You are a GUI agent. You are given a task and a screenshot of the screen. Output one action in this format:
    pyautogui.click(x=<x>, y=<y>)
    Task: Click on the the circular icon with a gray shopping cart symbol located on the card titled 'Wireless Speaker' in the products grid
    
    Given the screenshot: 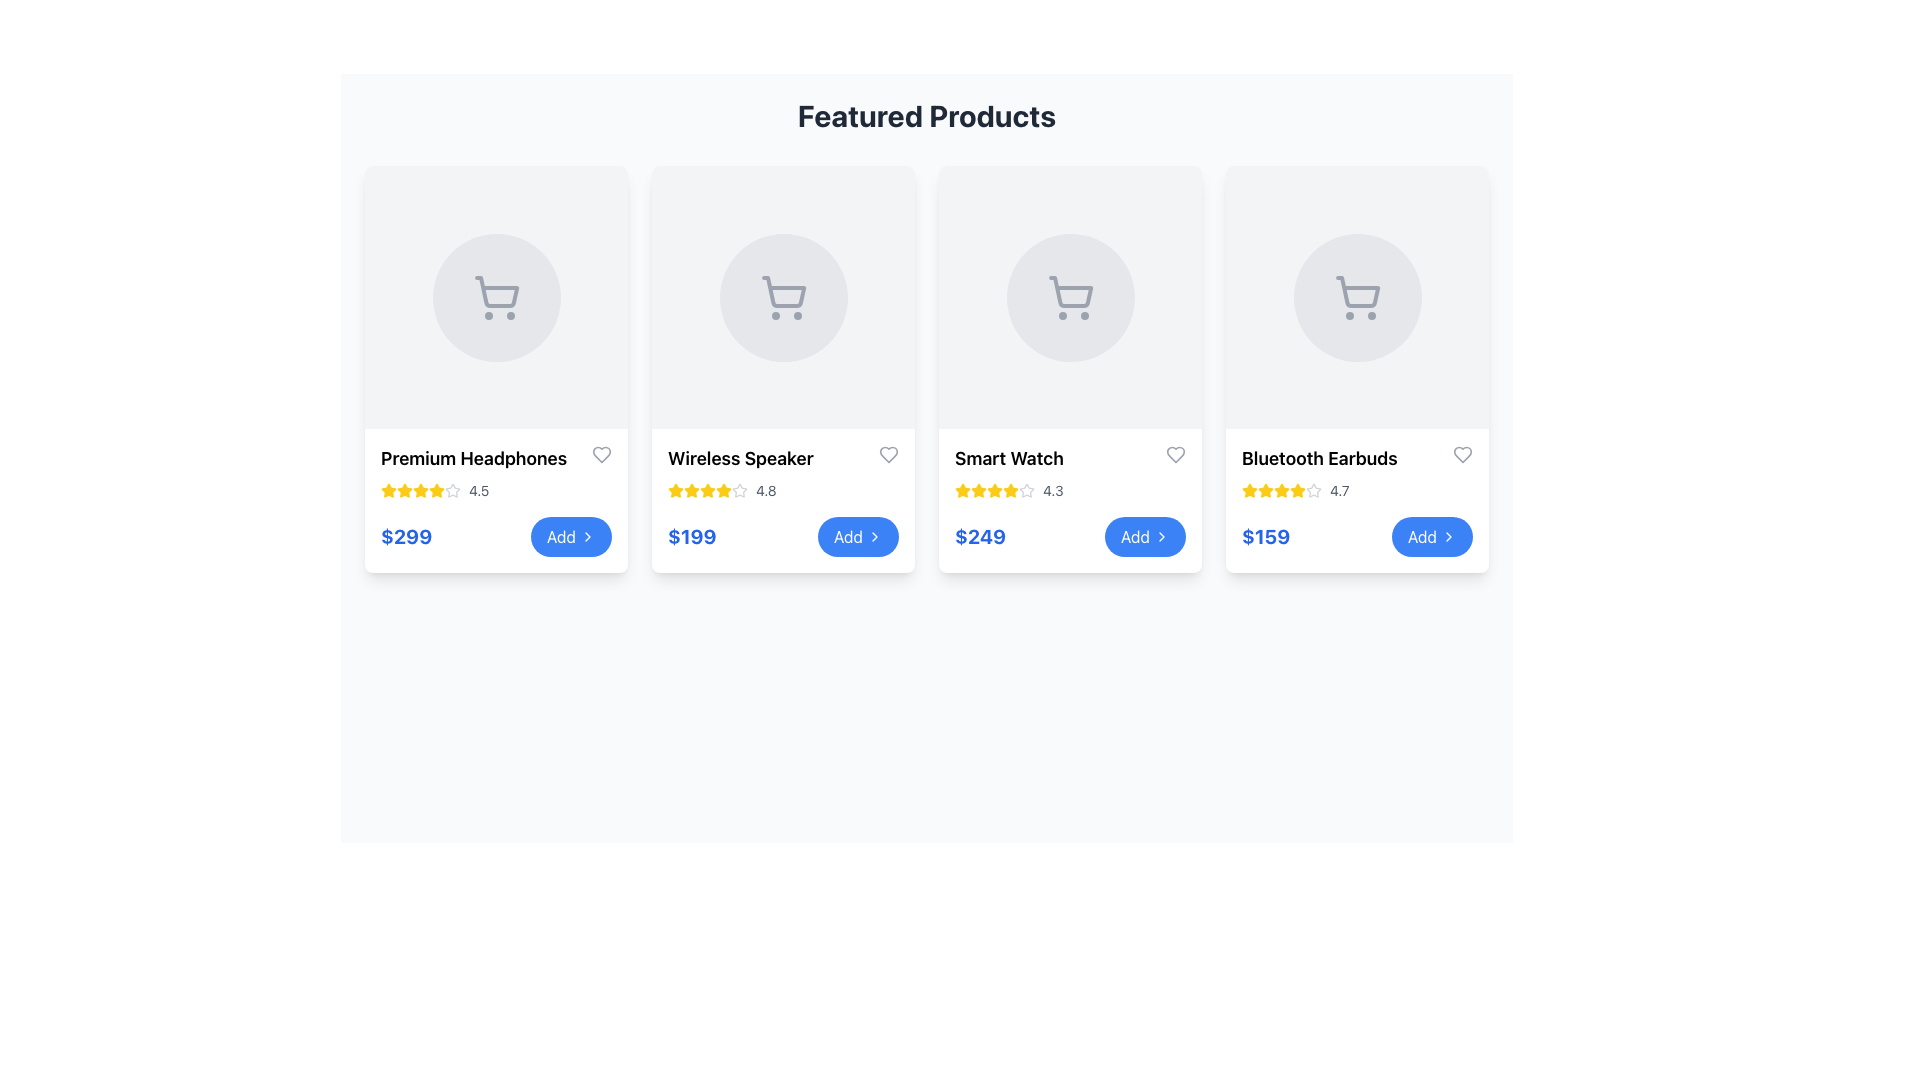 What is the action you would take?
    pyautogui.click(x=782, y=297)
    